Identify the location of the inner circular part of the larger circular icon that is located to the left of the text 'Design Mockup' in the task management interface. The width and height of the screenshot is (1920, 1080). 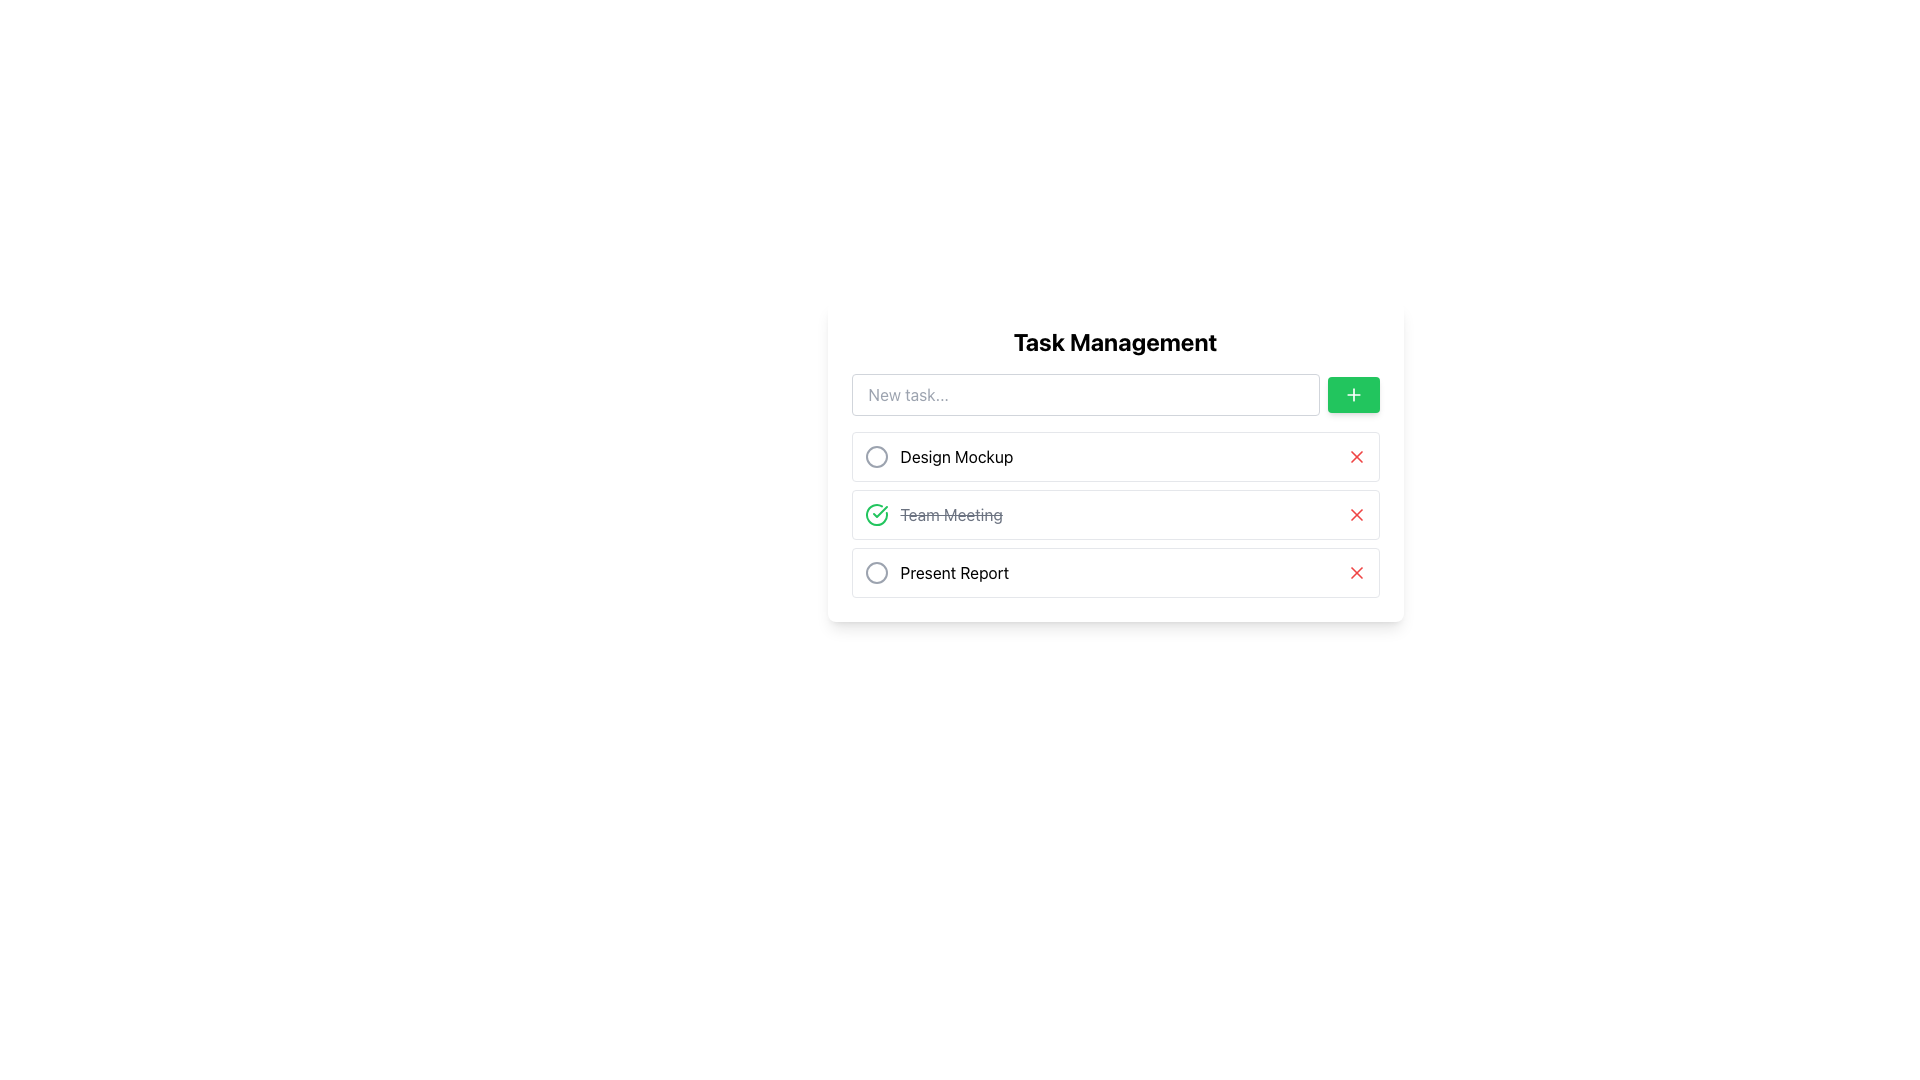
(876, 456).